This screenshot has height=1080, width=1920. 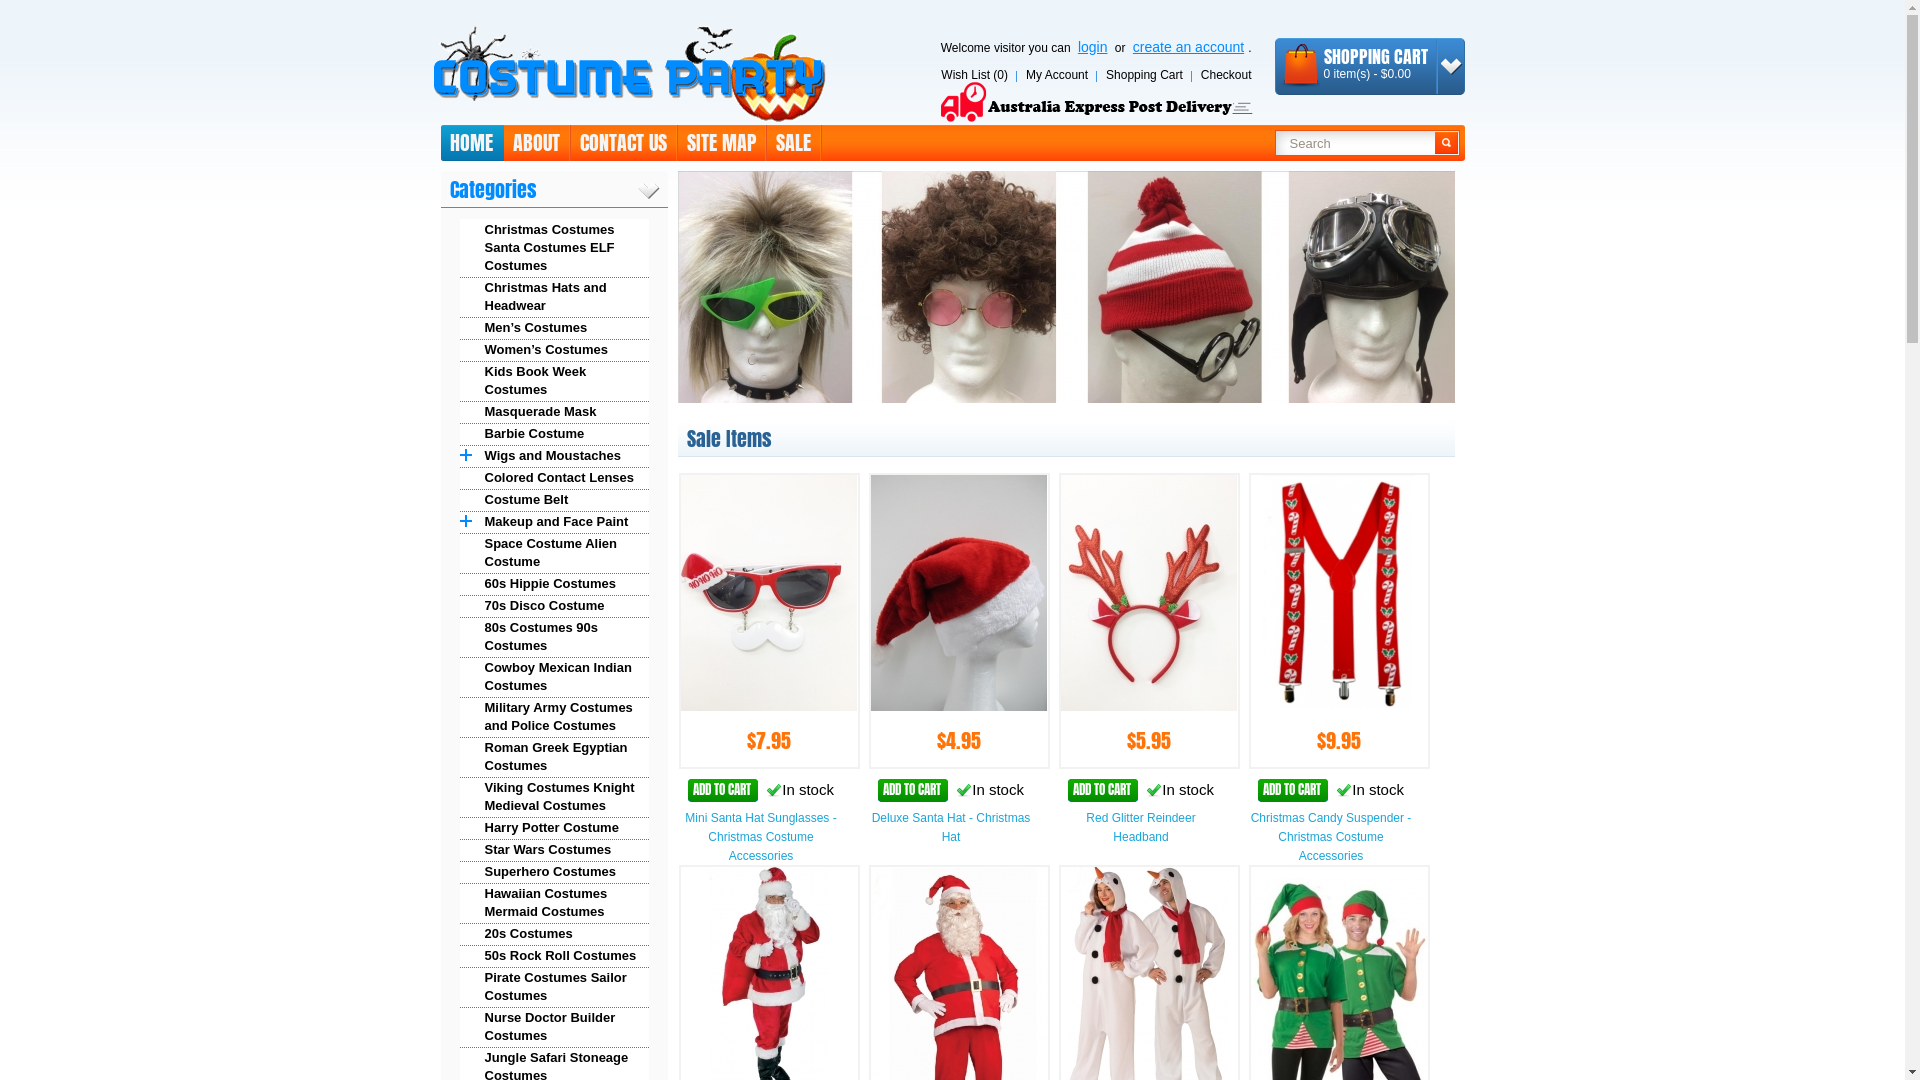 What do you see at coordinates (1331, 837) in the screenshot?
I see `'Christmas Candy Suspender - Christmas Costume Accessories'` at bounding box center [1331, 837].